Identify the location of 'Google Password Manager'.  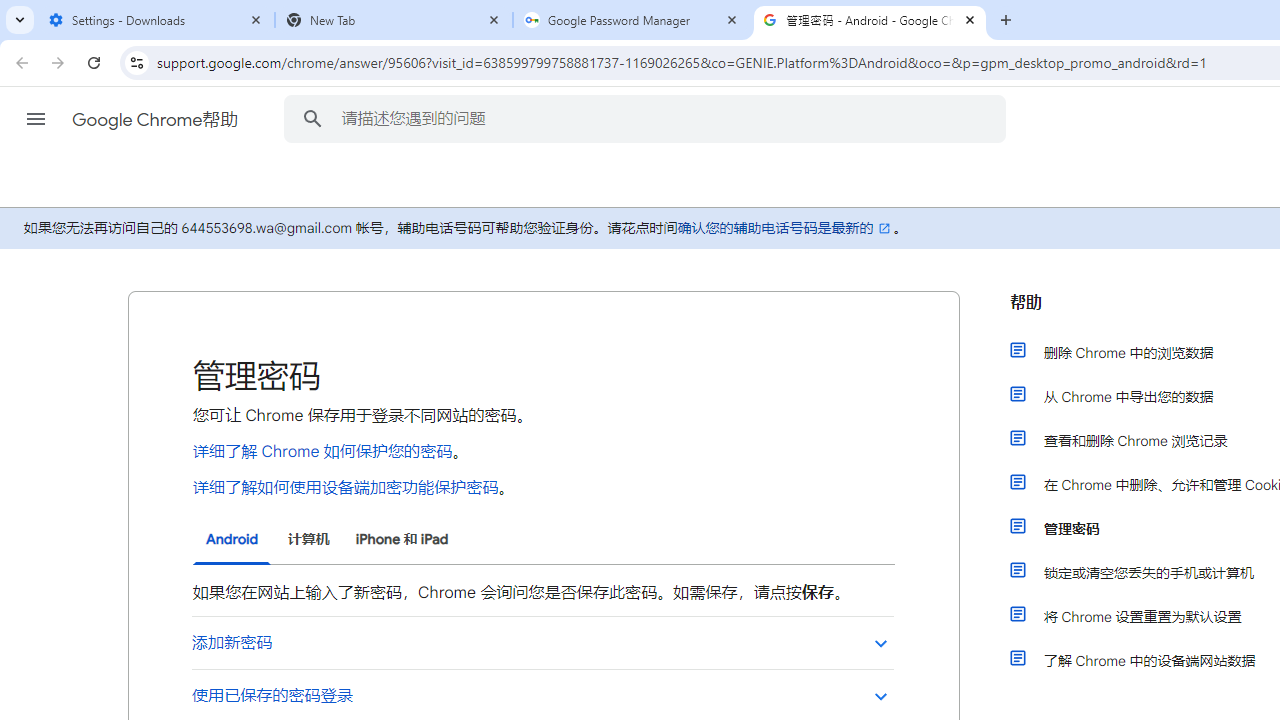
(631, 20).